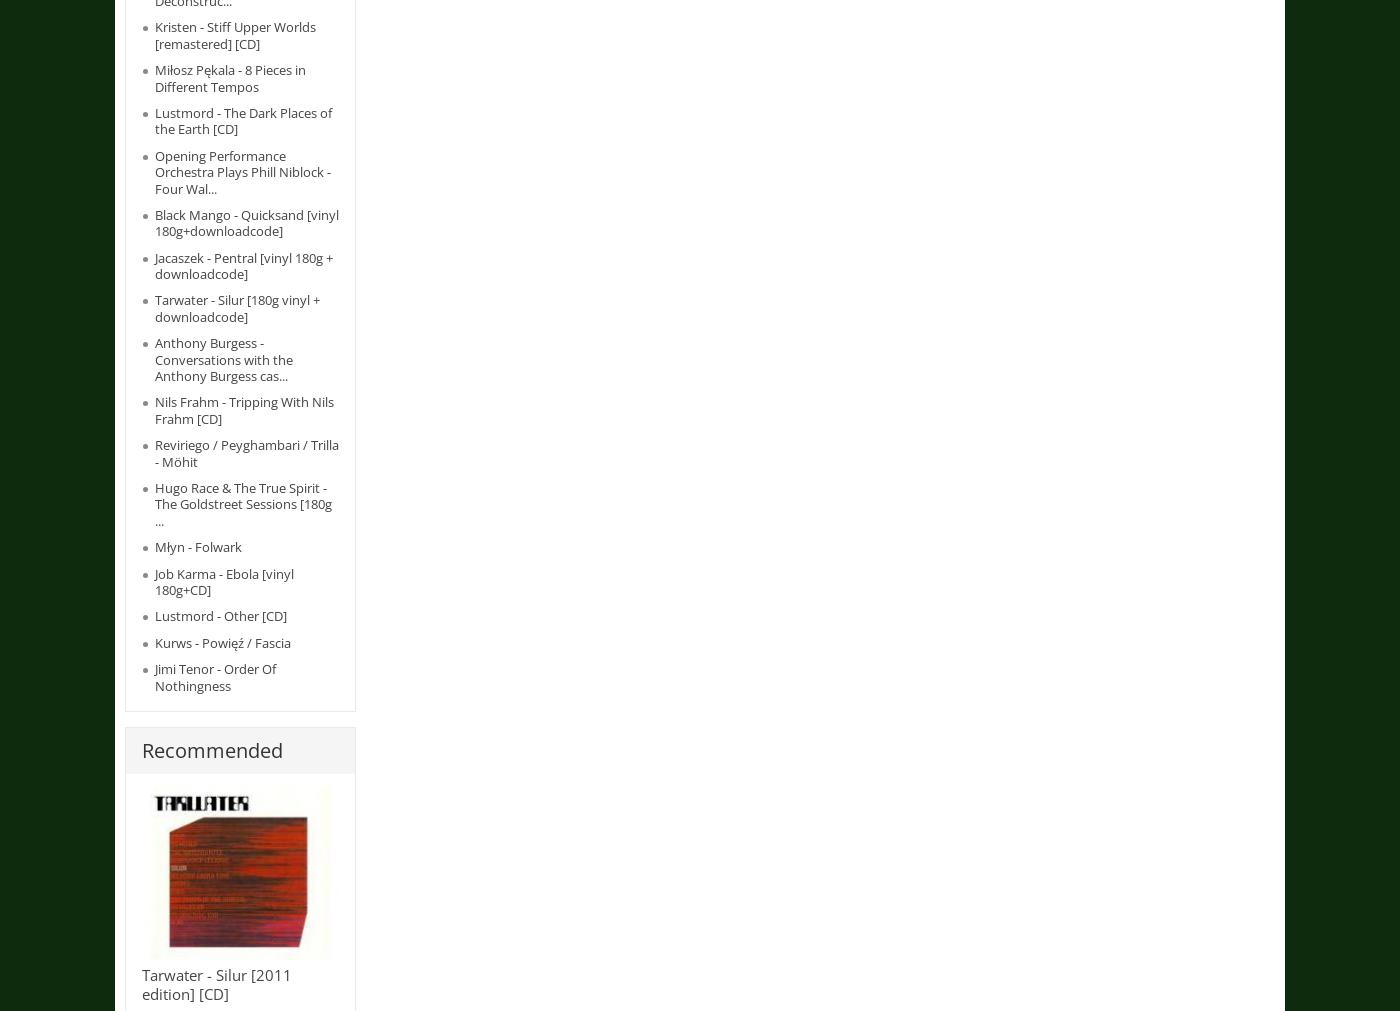 This screenshot has width=1400, height=1011. Describe the element at coordinates (237, 307) in the screenshot. I see `'Tarwater - Silur [180g vinyl + downloadcode]'` at that location.